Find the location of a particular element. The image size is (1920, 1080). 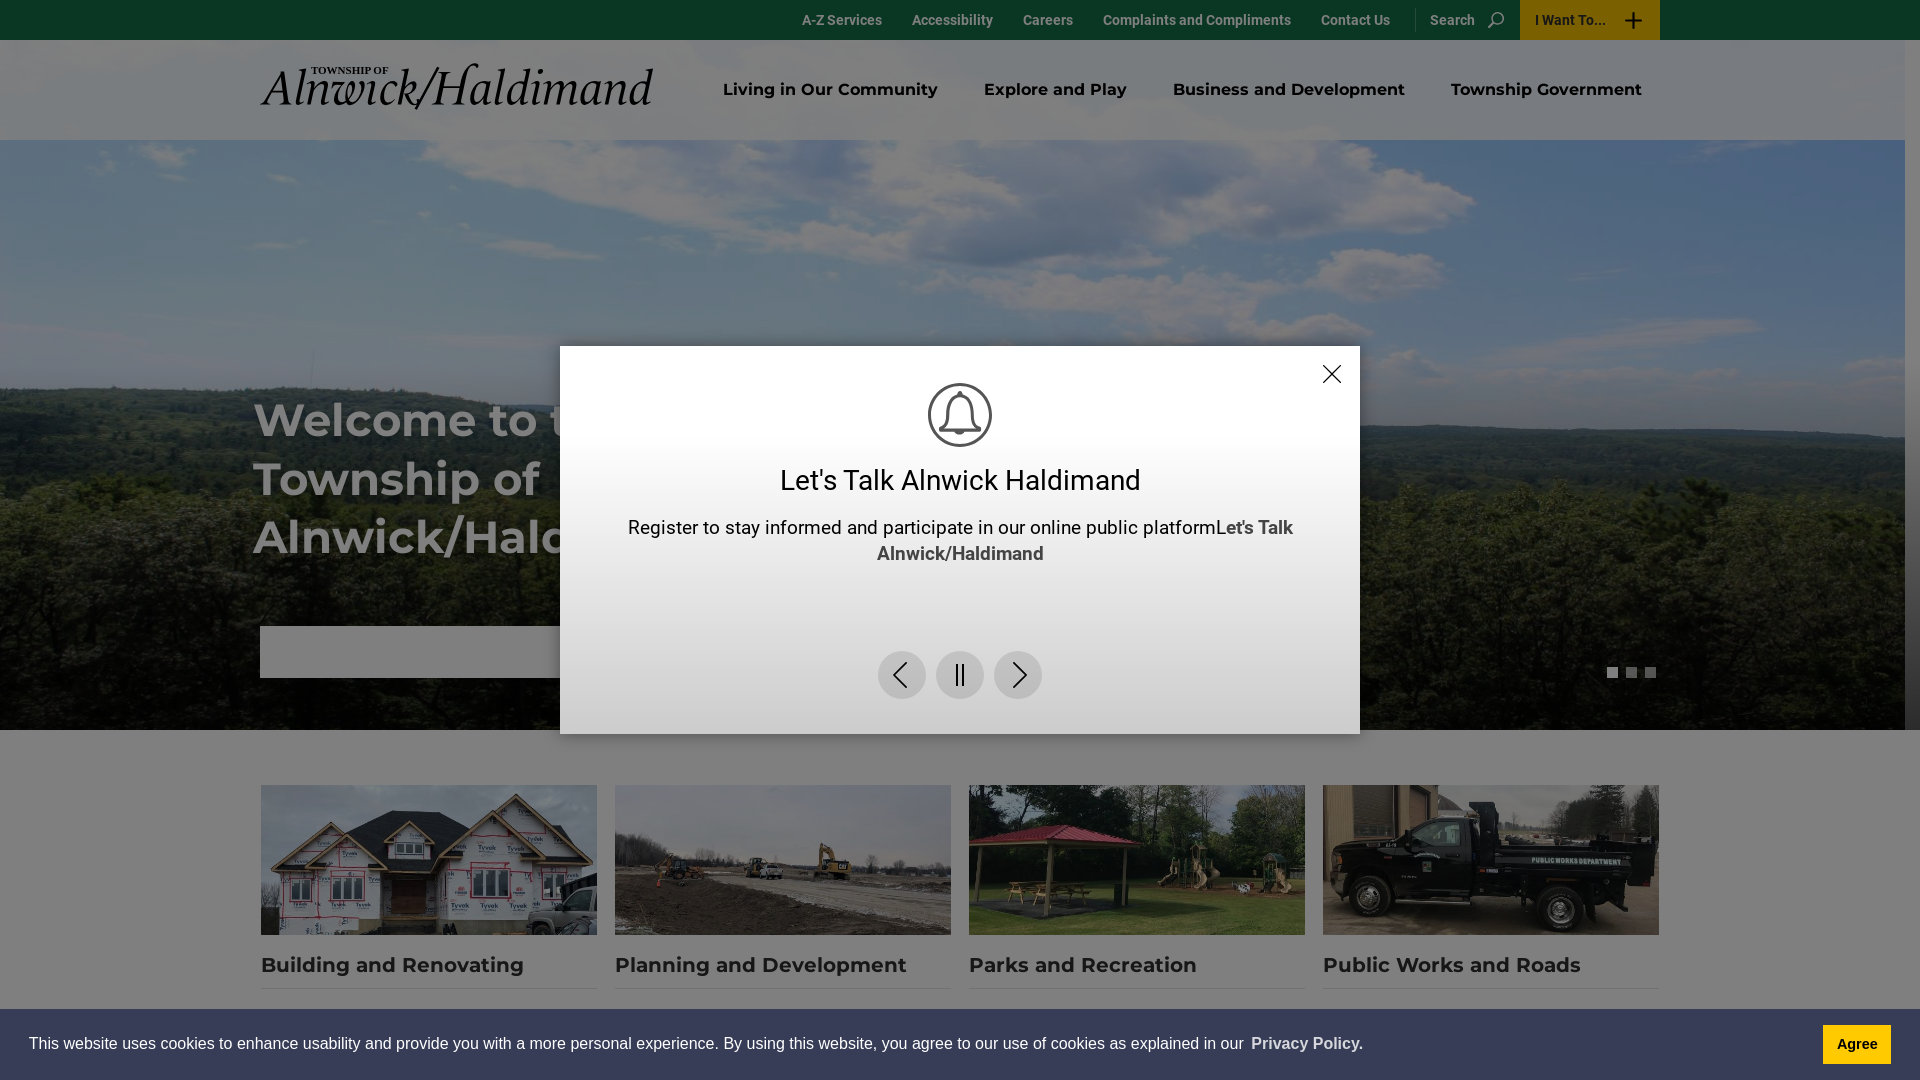

'Accessibility' is located at coordinates (896, 19).